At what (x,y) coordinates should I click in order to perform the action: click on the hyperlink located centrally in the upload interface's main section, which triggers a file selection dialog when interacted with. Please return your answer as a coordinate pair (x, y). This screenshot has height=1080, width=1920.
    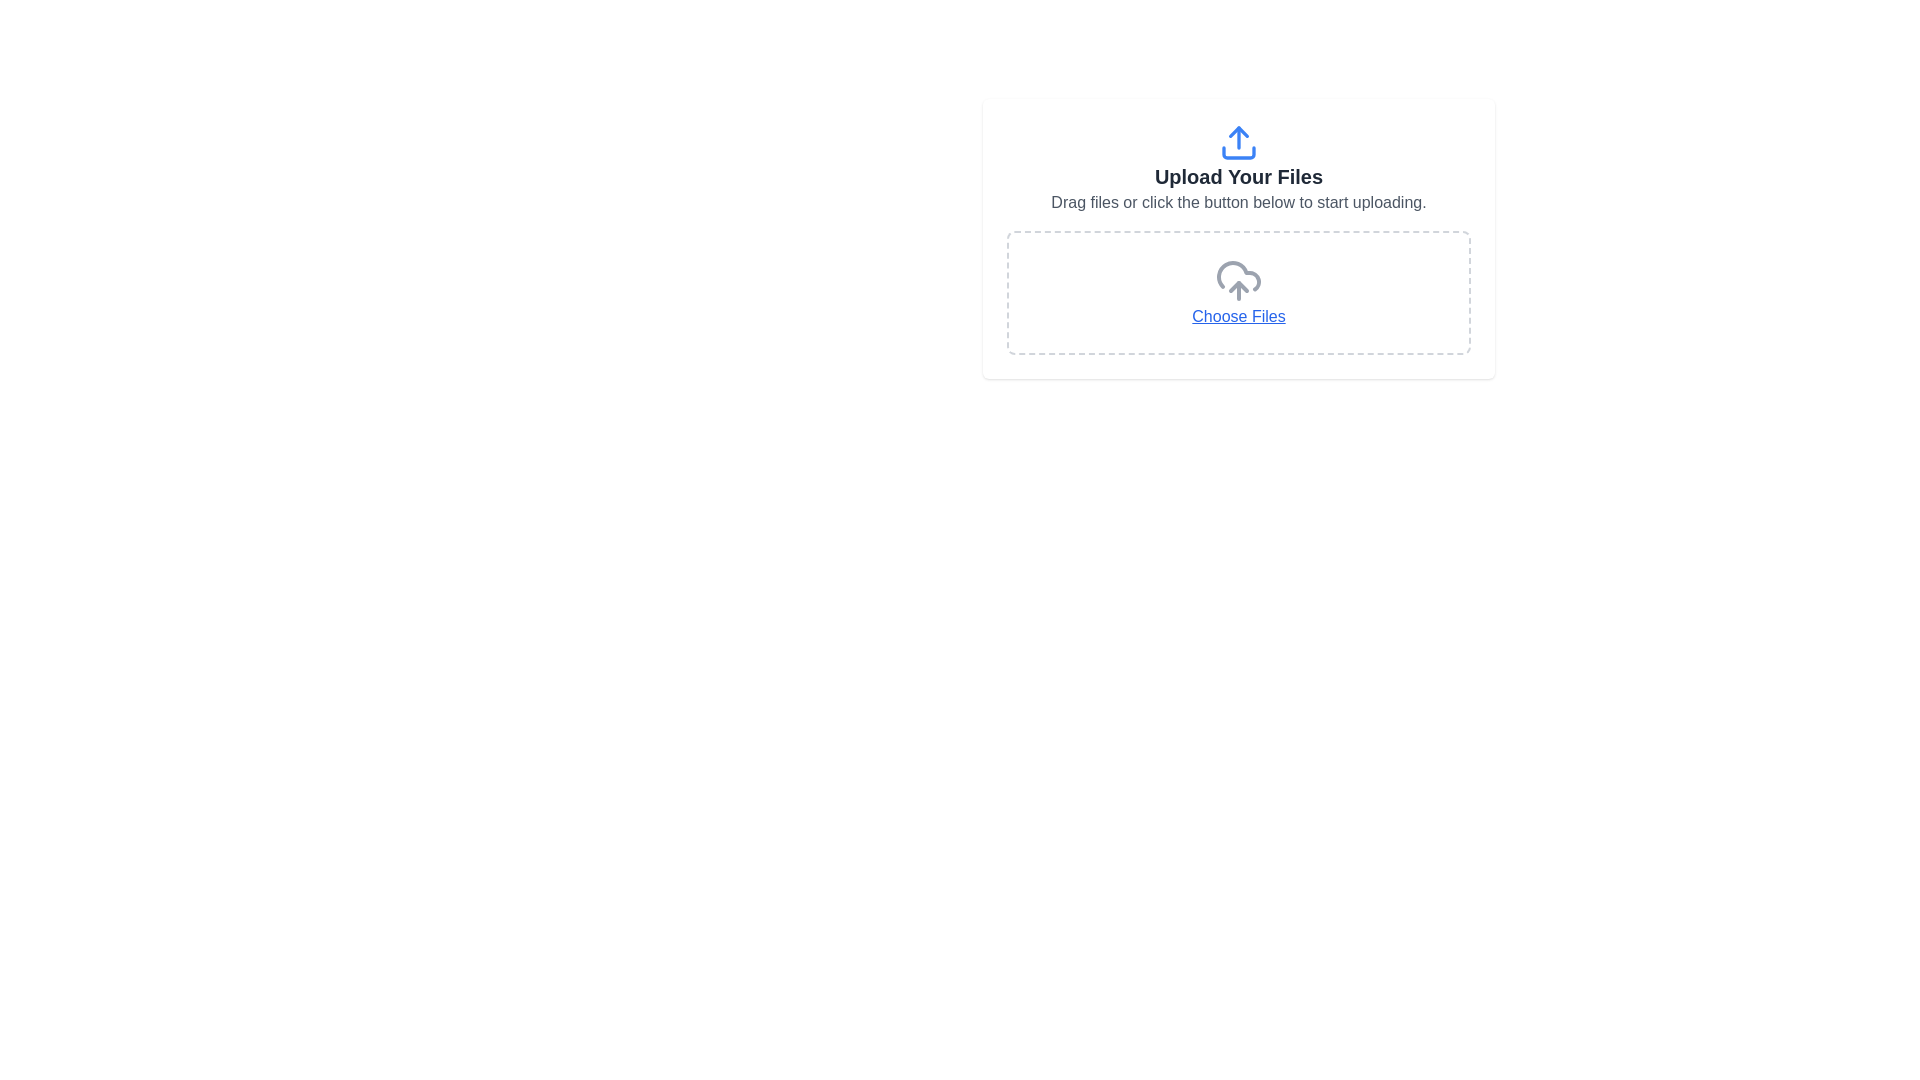
    Looking at the image, I should click on (1237, 315).